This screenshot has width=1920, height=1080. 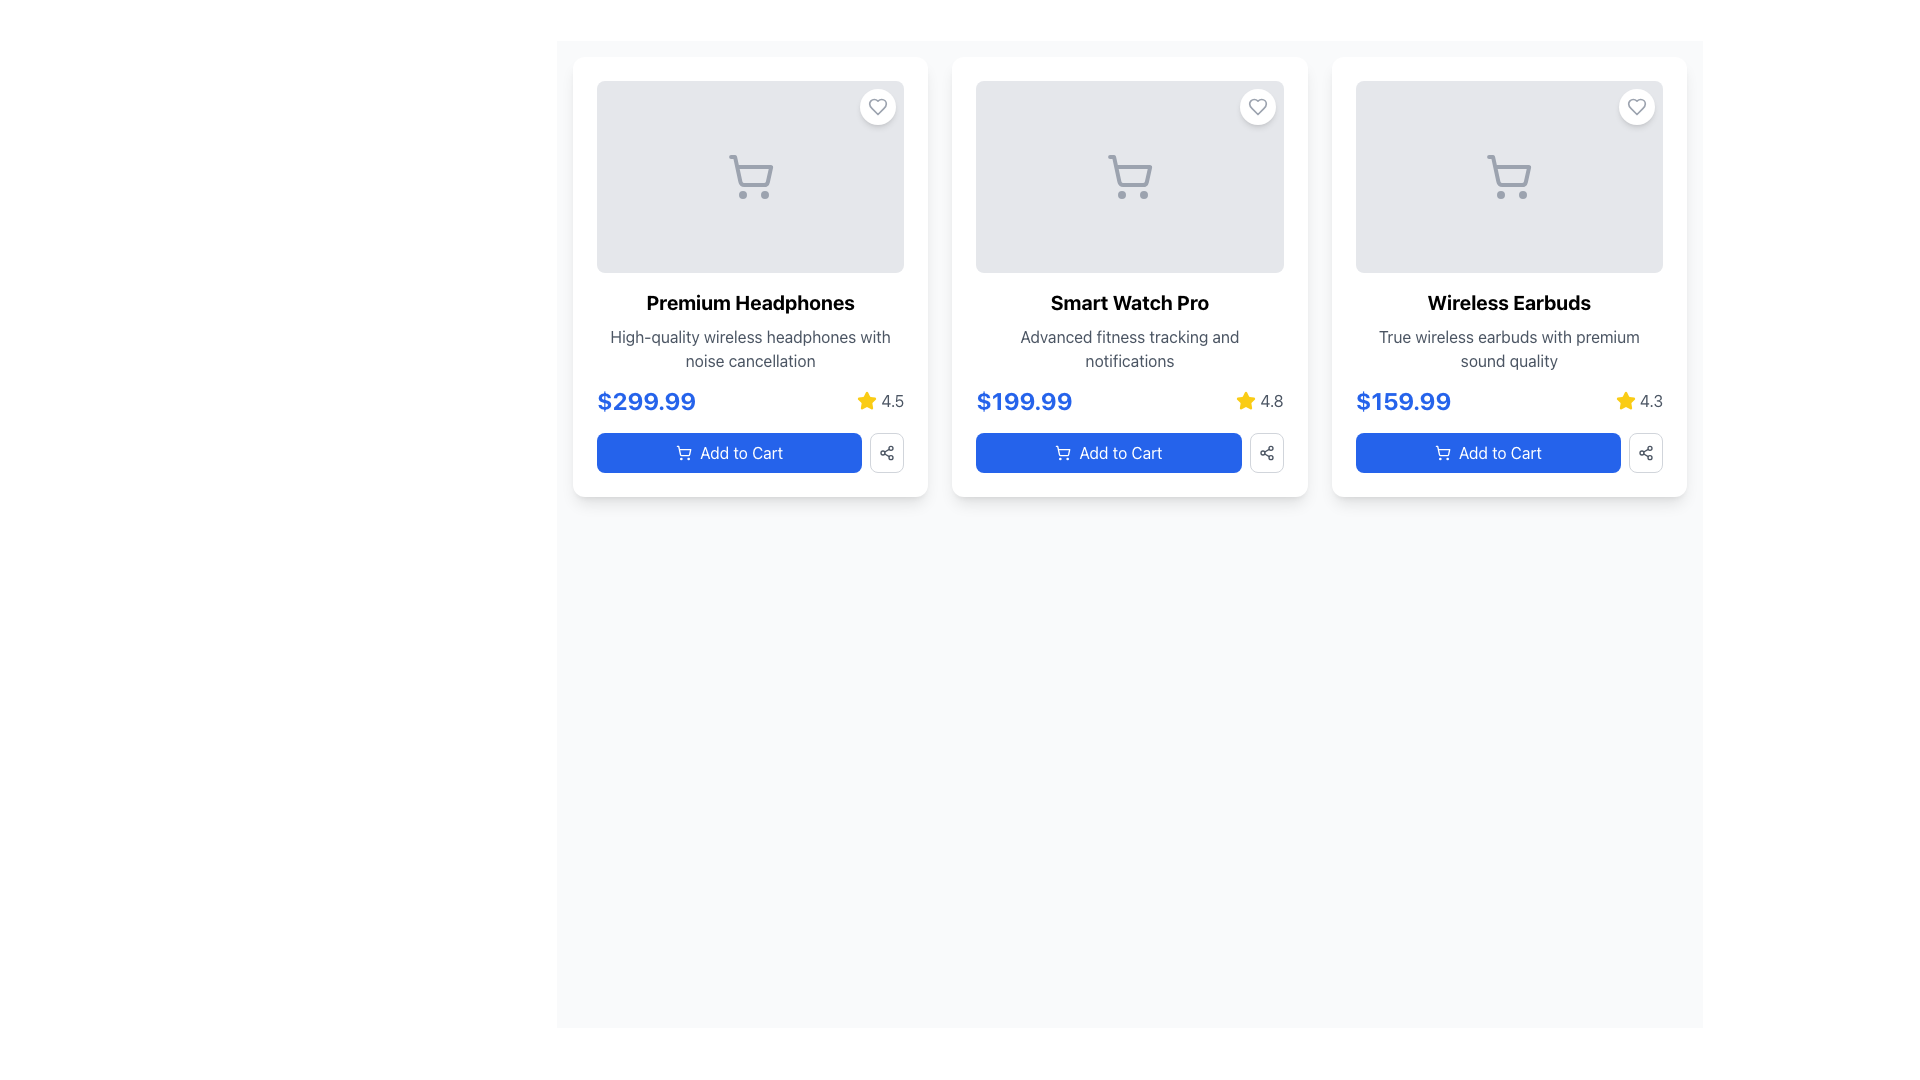 What do you see at coordinates (1646, 452) in the screenshot?
I see `the button resembling a three-node network or share symbol, located in the third card under the star rating and to the right of the 'Add to Cart' button` at bounding box center [1646, 452].